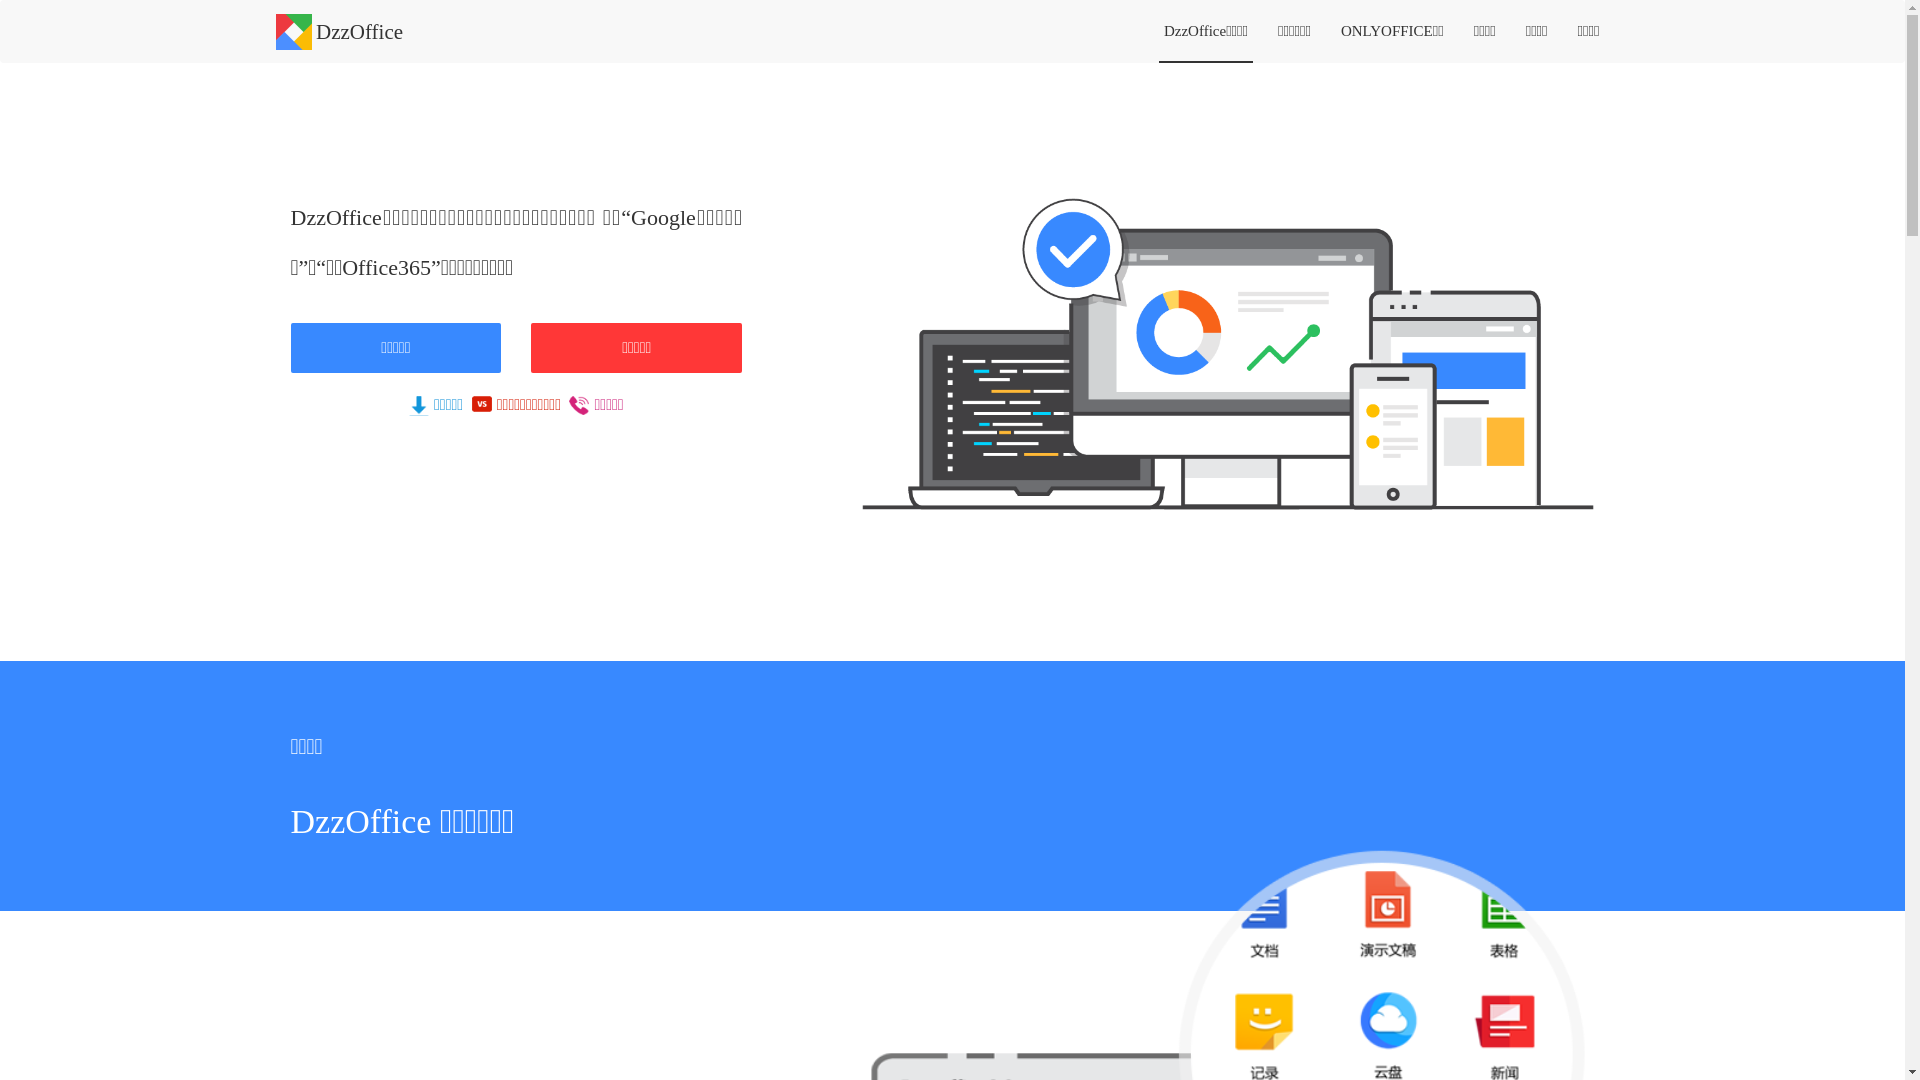 This screenshot has width=1920, height=1080. Describe the element at coordinates (340, 24) in the screenshot. I see `'DzzOffice'` at that location.